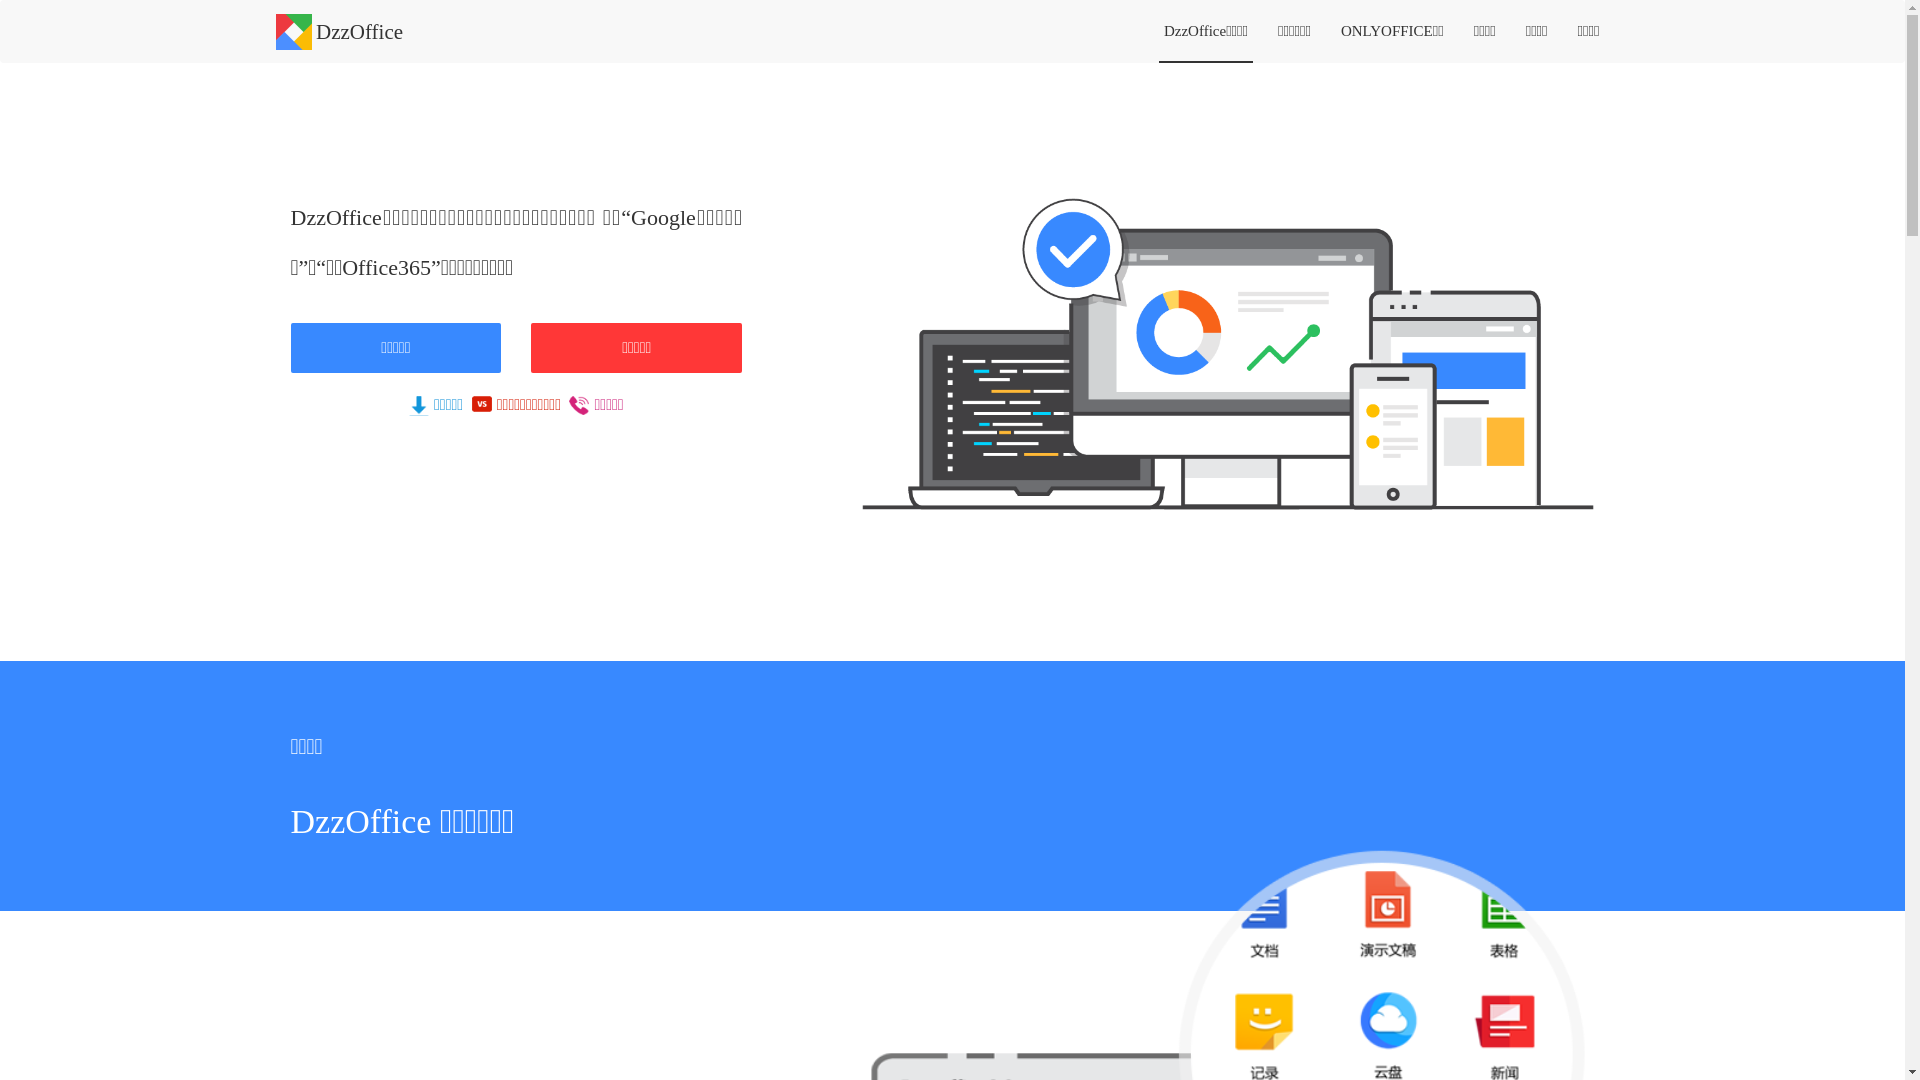 This screenshot has width=1920, height=1080. Describe the element at coordinates (340, 24) in the screenshot. I see `'DzzOffice'` at that location.